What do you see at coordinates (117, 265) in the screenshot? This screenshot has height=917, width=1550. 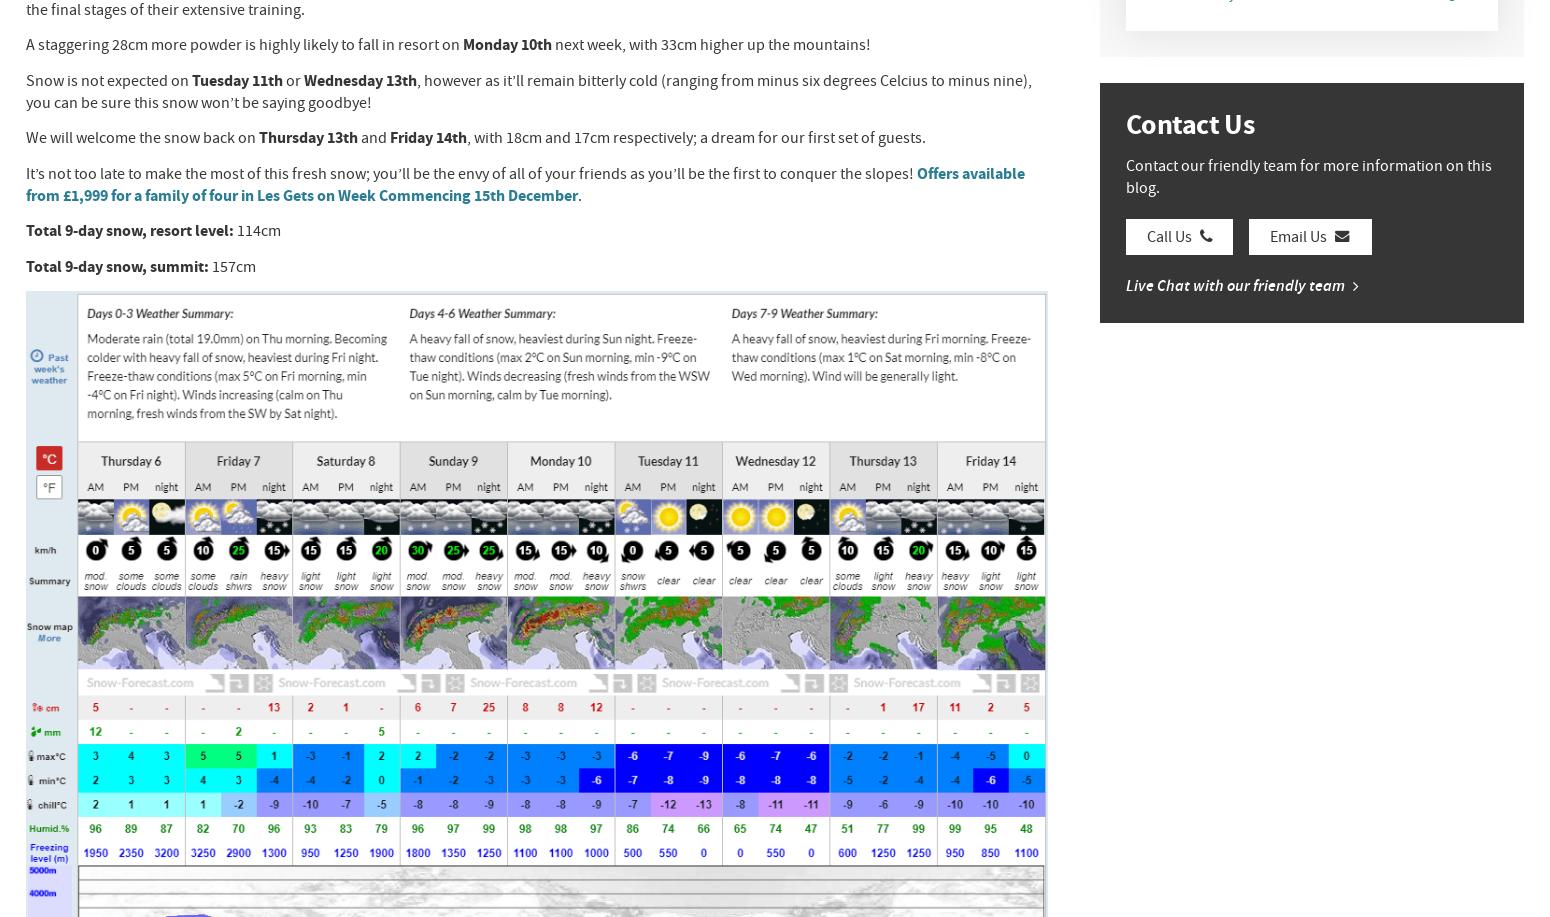 I see `'Total 9-day snow, summit:'` at bounding box center [117, 265].